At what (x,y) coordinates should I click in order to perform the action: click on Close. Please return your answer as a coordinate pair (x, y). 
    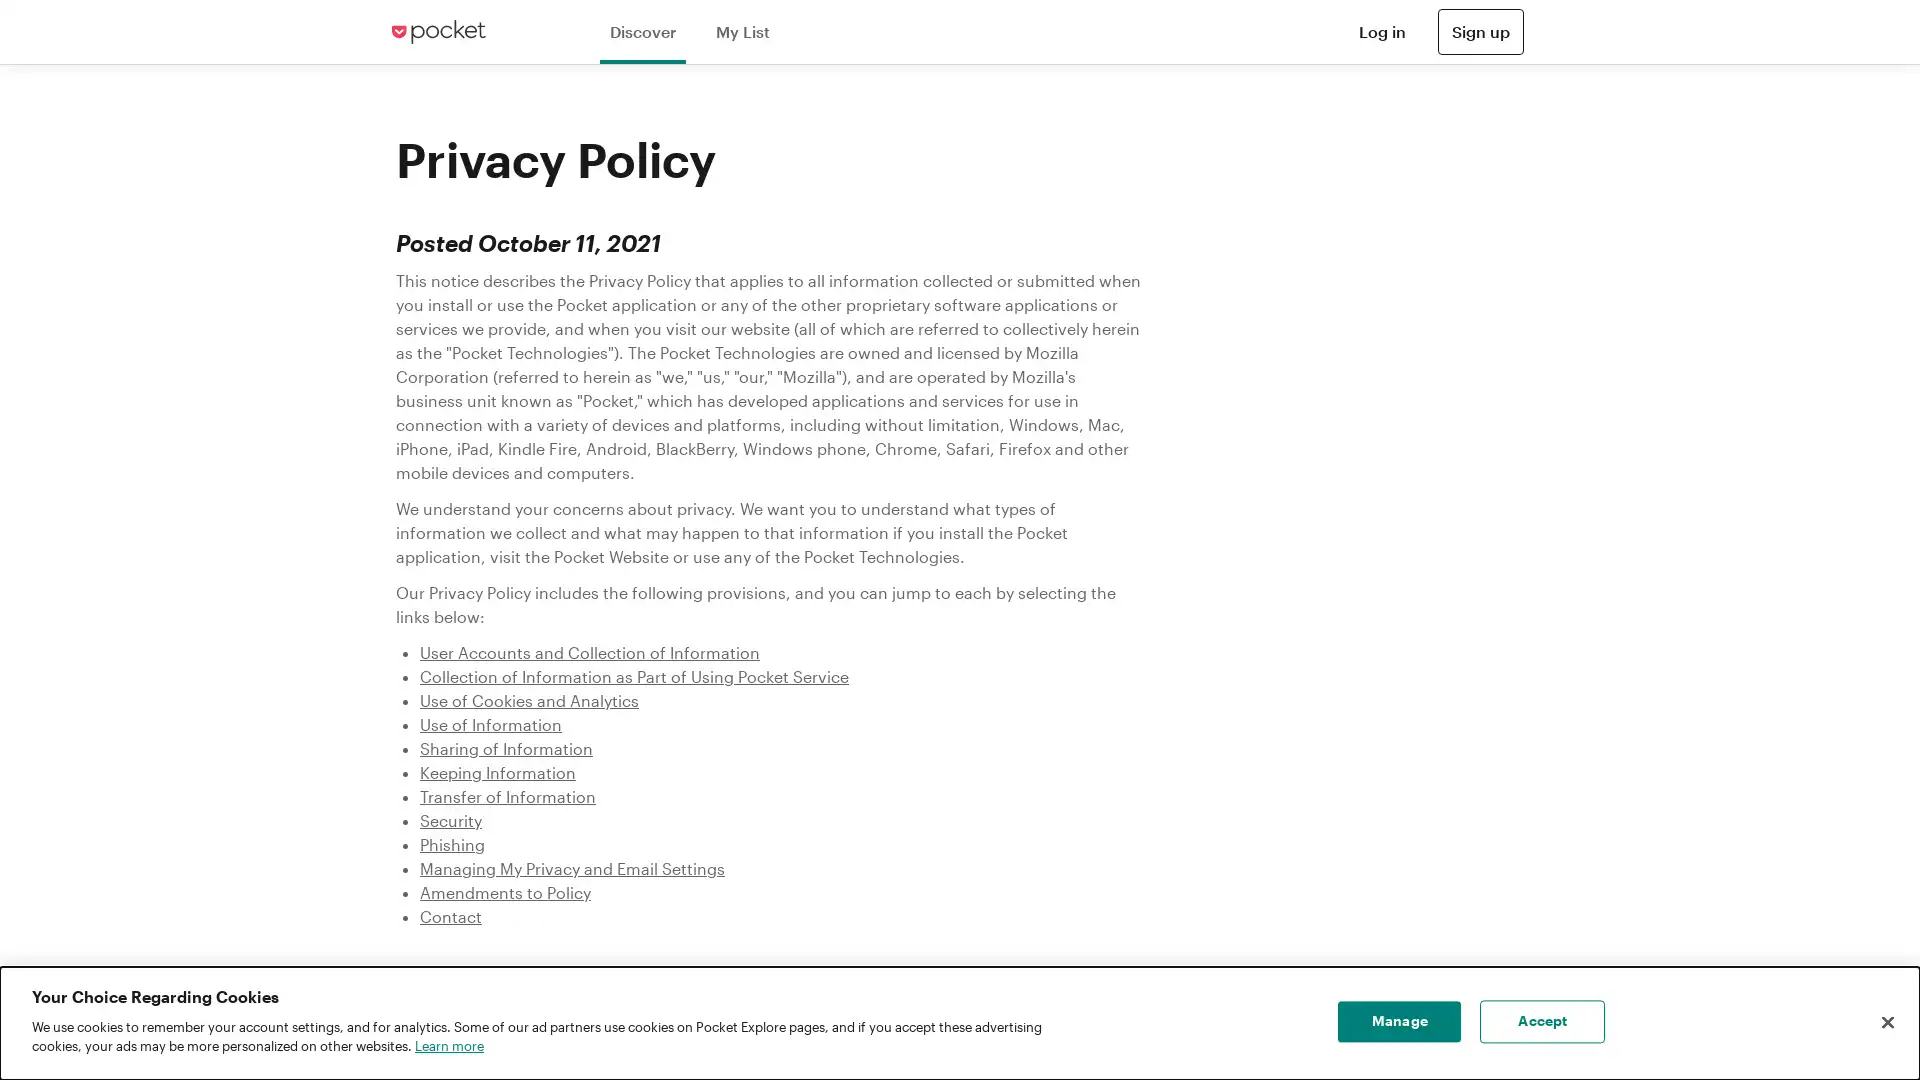
    Looking at the image, I should click on (1886, 1022).